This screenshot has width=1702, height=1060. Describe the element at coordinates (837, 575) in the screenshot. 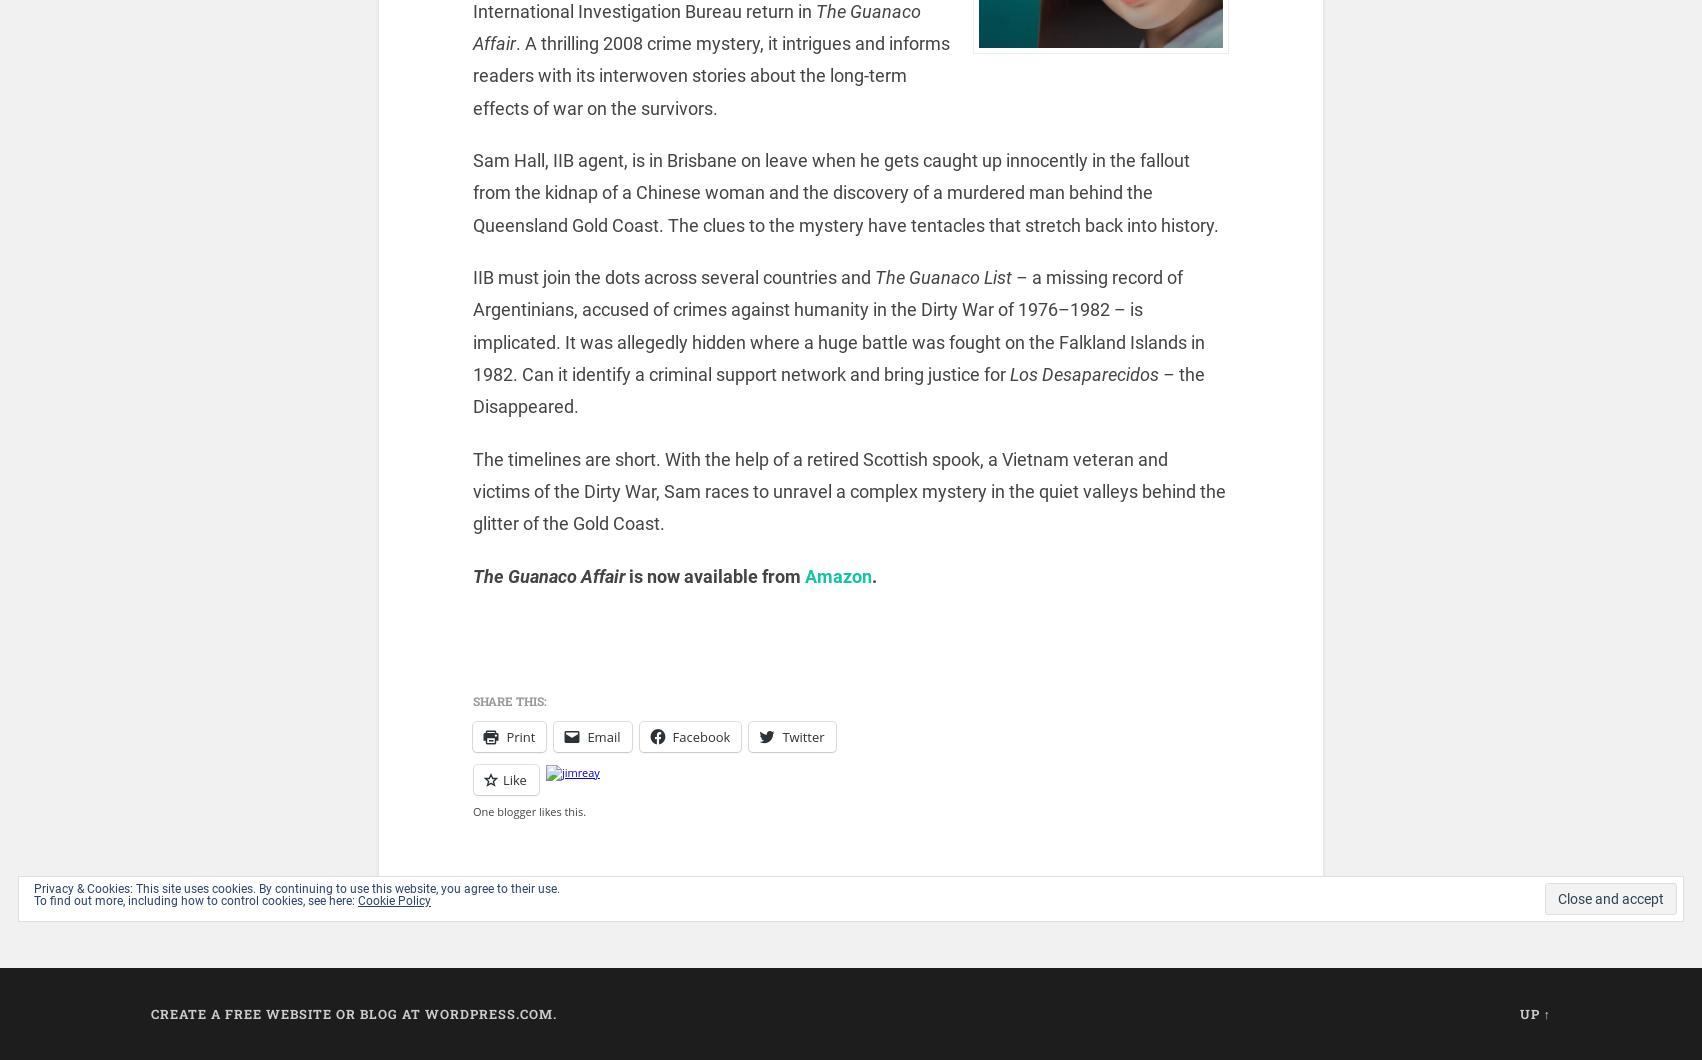

I see `'Amazon'` at that location.